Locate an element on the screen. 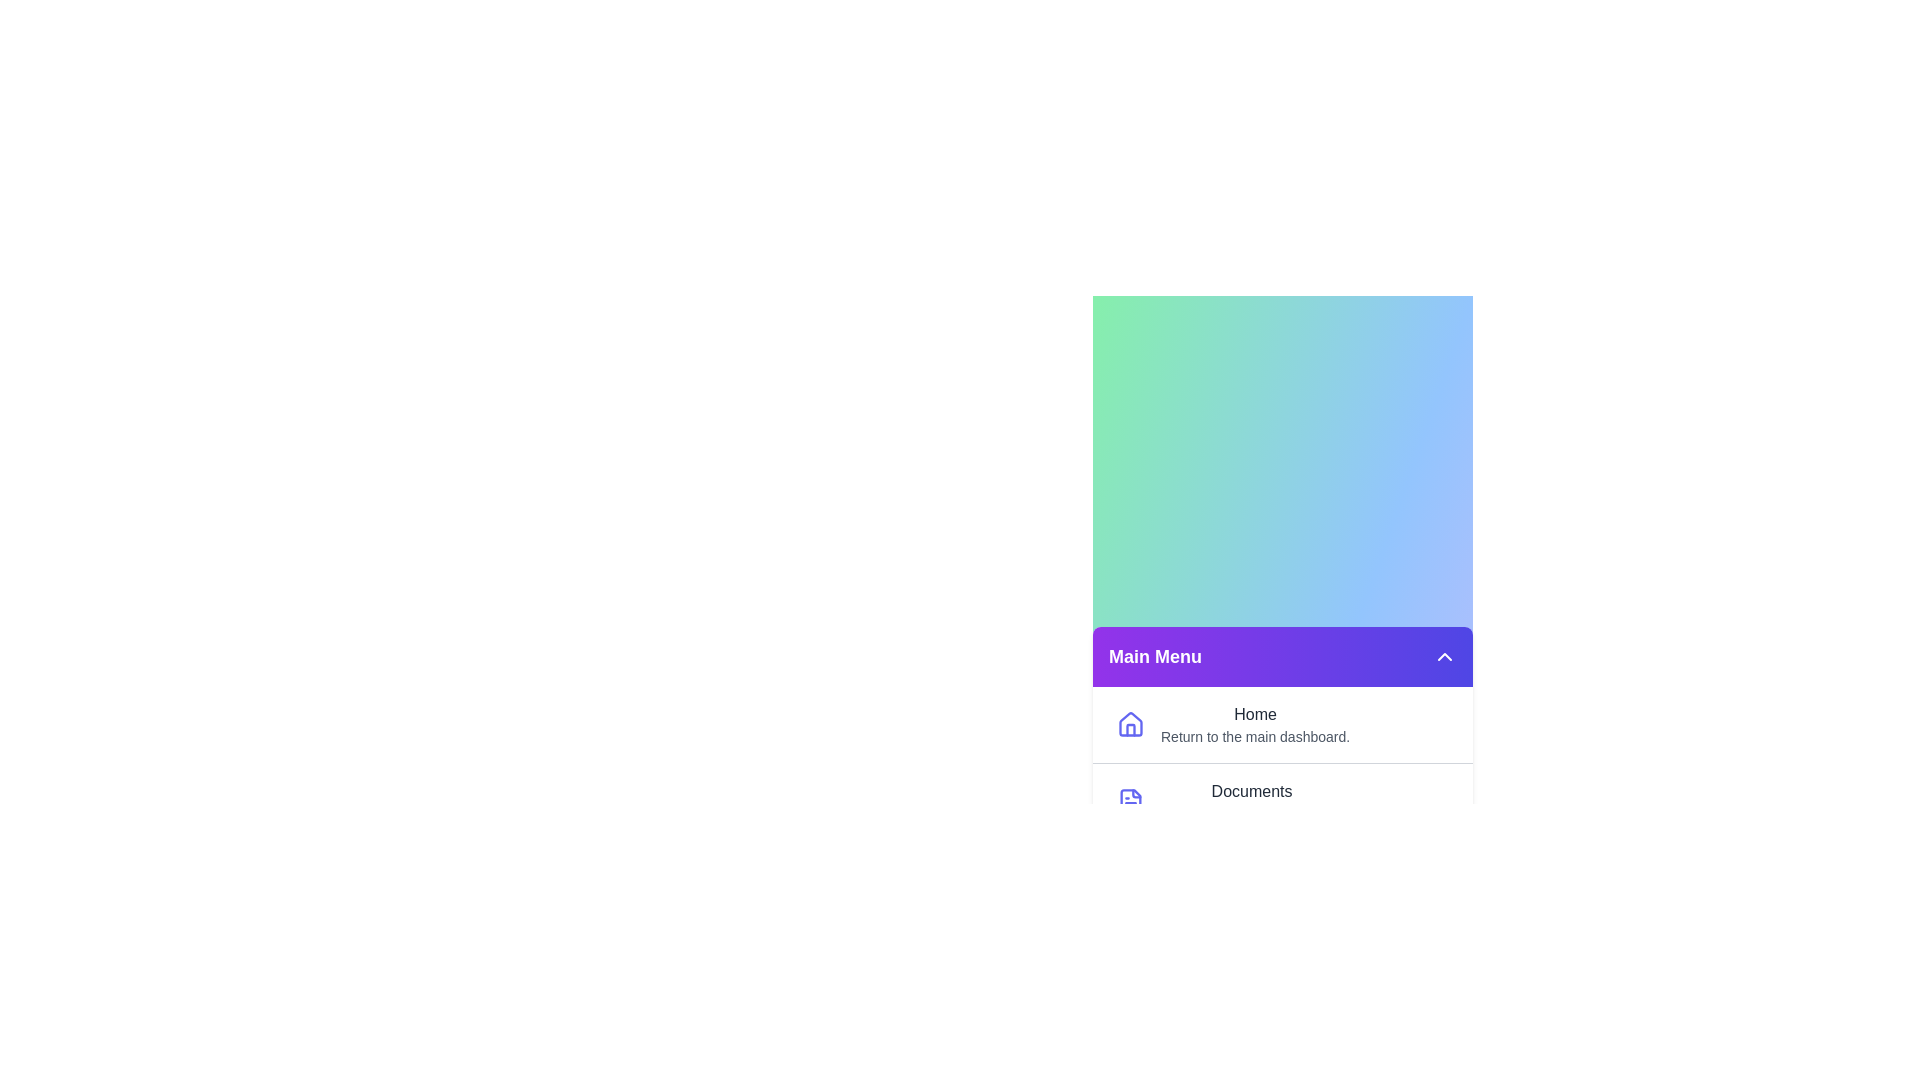 The width and height of the screenshot is (1920, 1080). the label Main Menu from the menu is located at coordinates (1155, 656).